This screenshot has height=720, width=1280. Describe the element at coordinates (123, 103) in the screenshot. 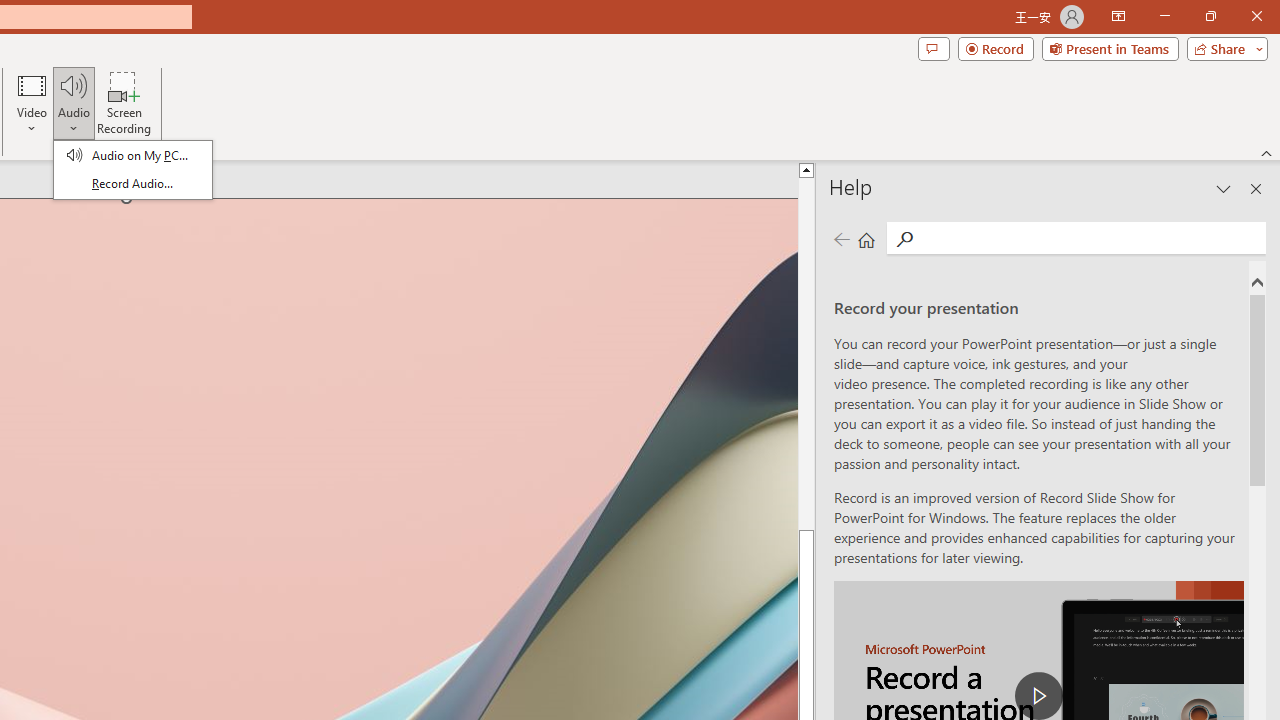

I see `'Screen Recording...'` at that location.